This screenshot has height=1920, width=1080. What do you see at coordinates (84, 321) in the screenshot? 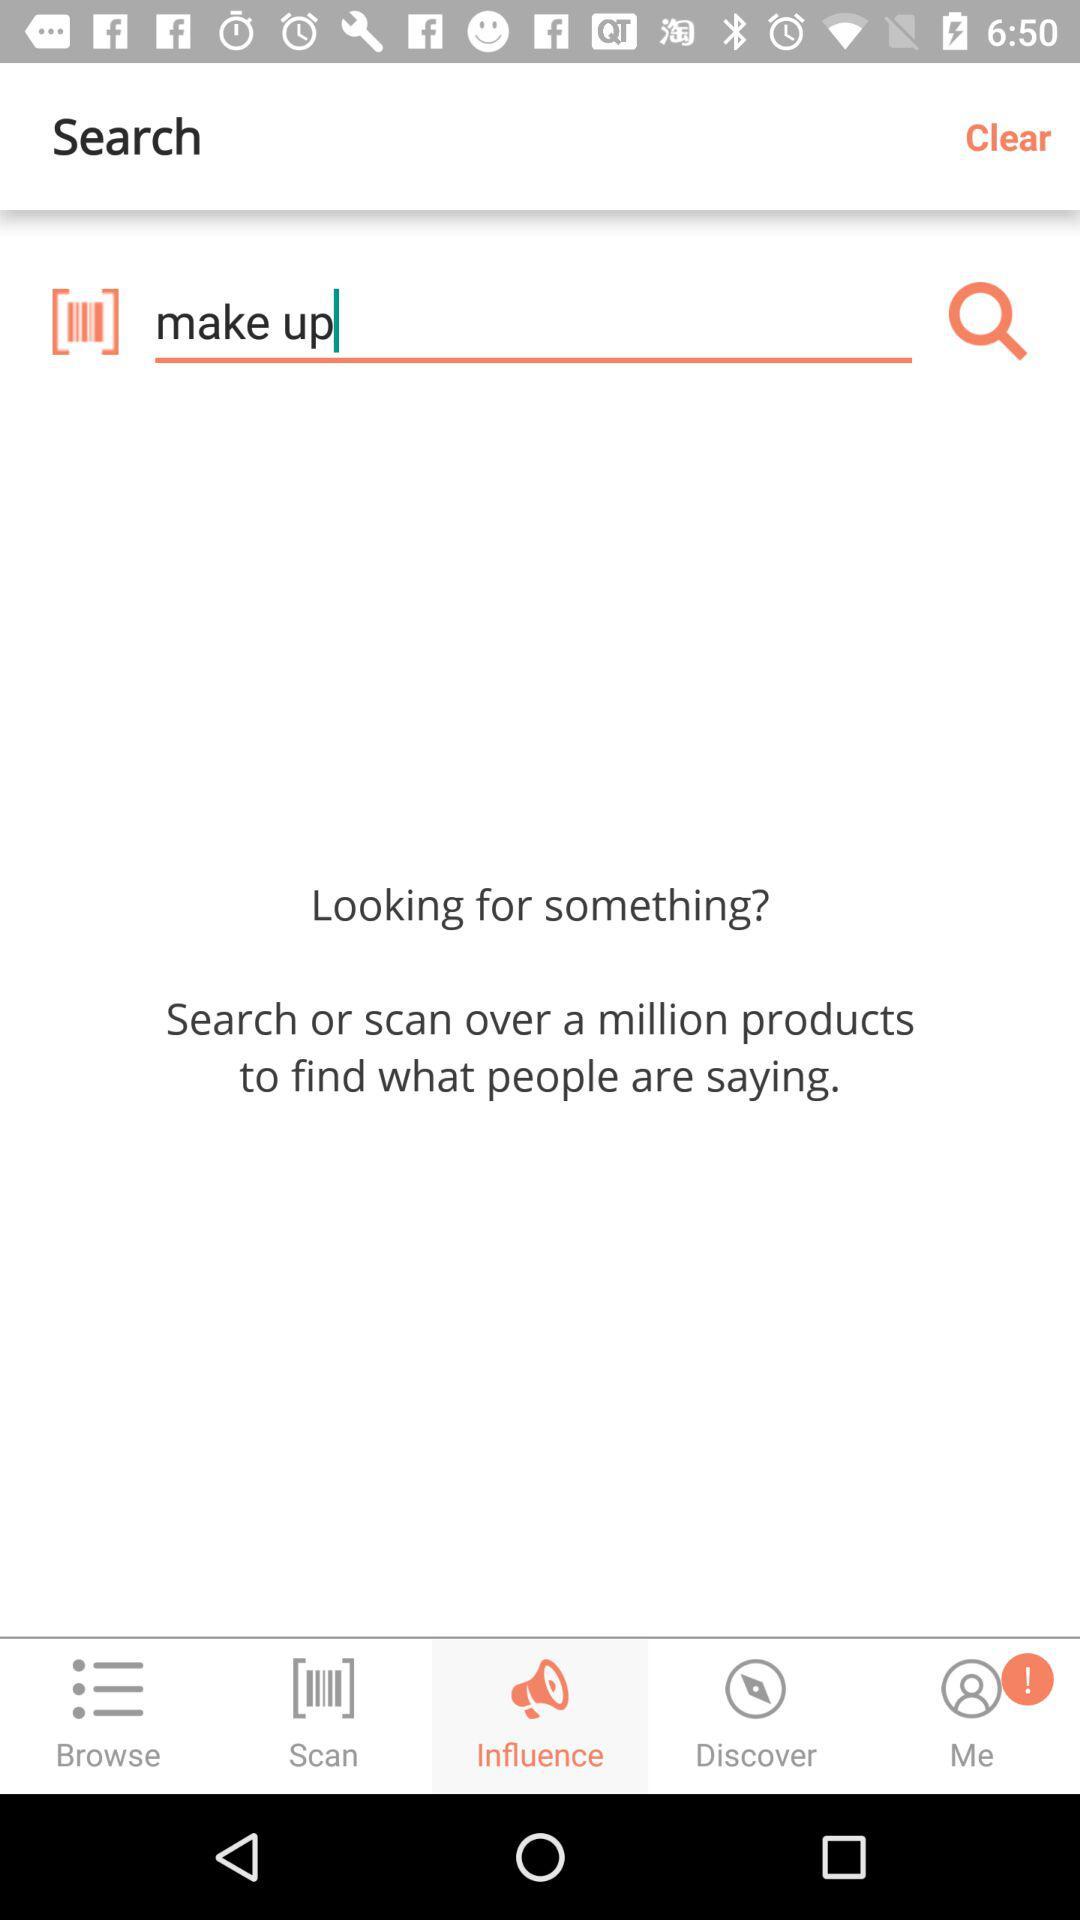
I see `icon below search icon` at bounding box center [84, 321].